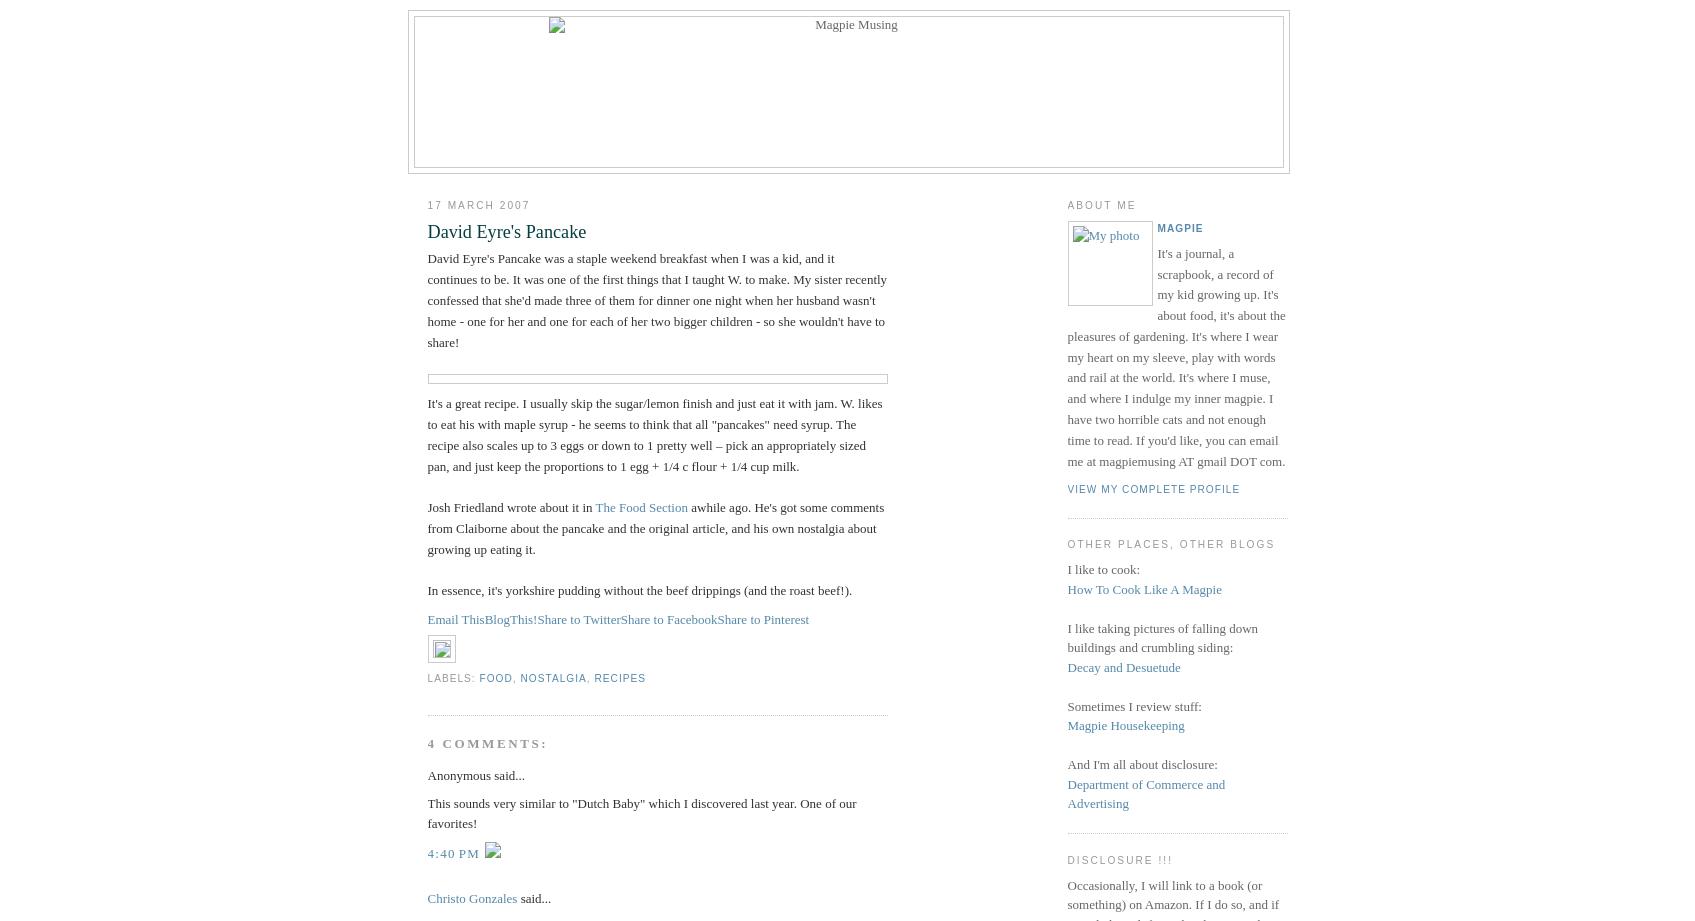 Image resolution: width=1695 pixels, height=921 pixels. I want to click on 'And I'm all about disclosure:', so click(1140, 764).